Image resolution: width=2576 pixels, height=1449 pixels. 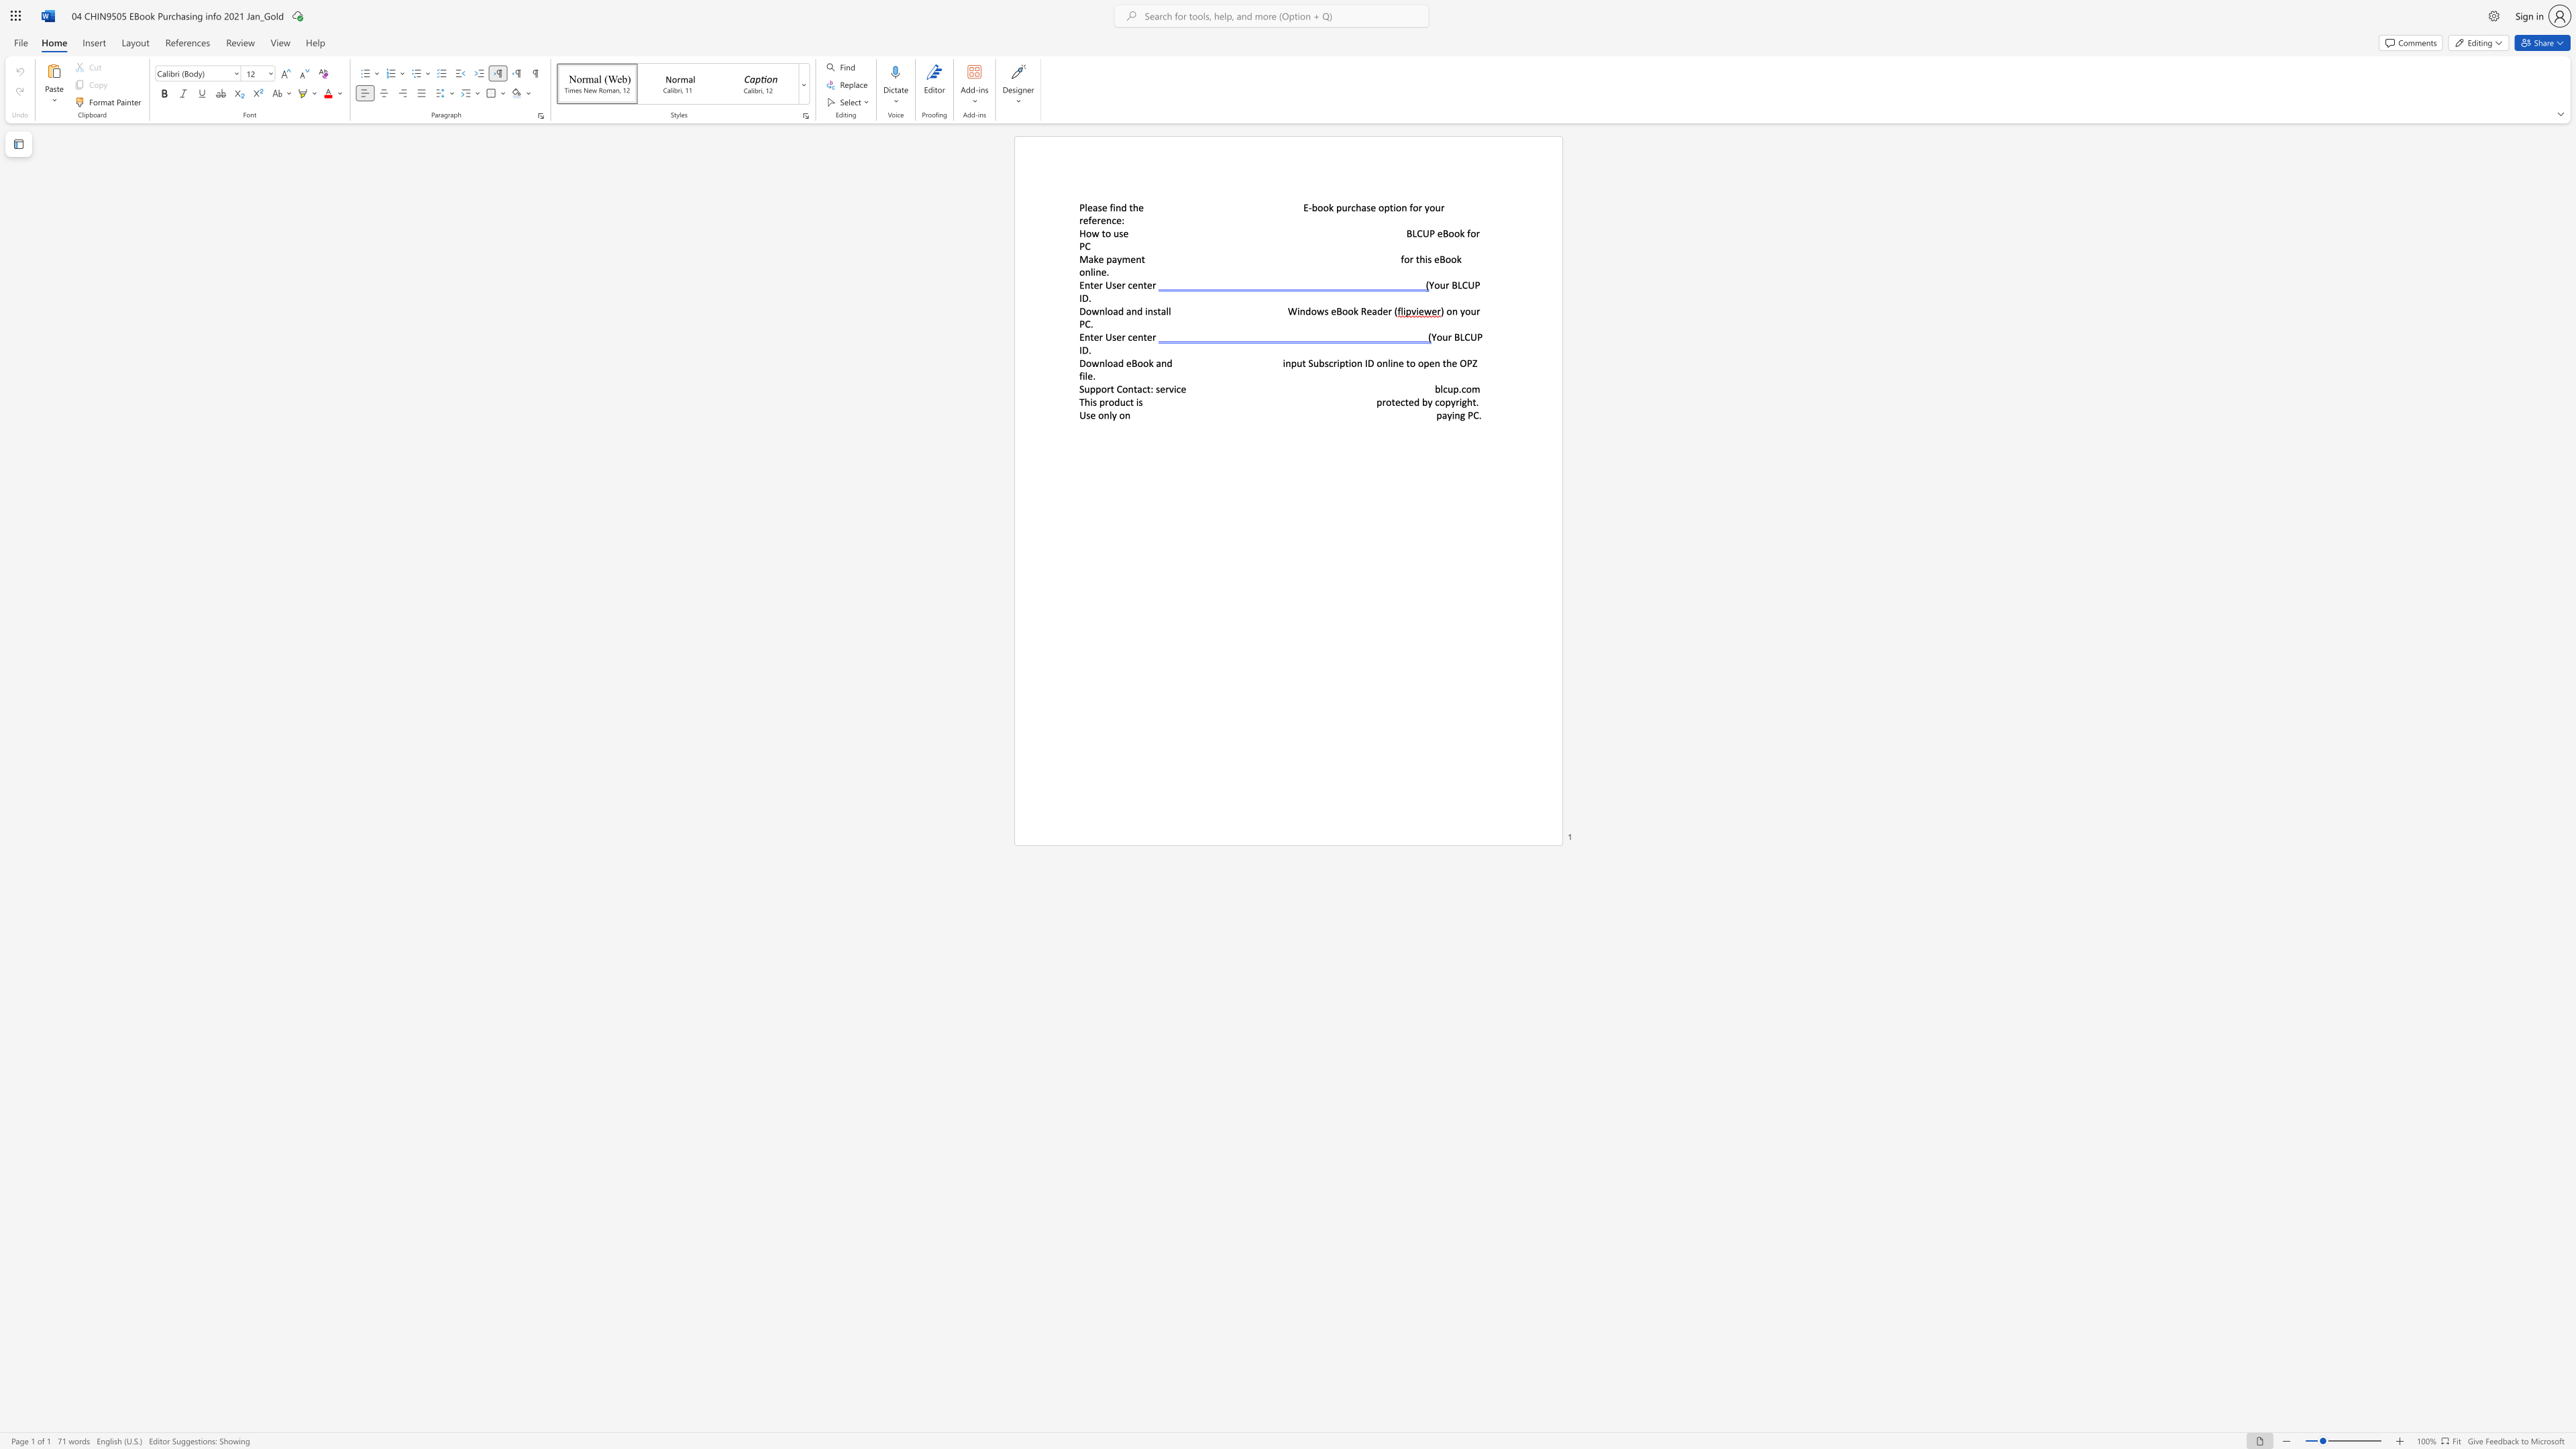 What do you see at coordinates (1122, 402) in the screenshot?
I see `the 1th character "u" in the text` at bounding box center [1122, 402].